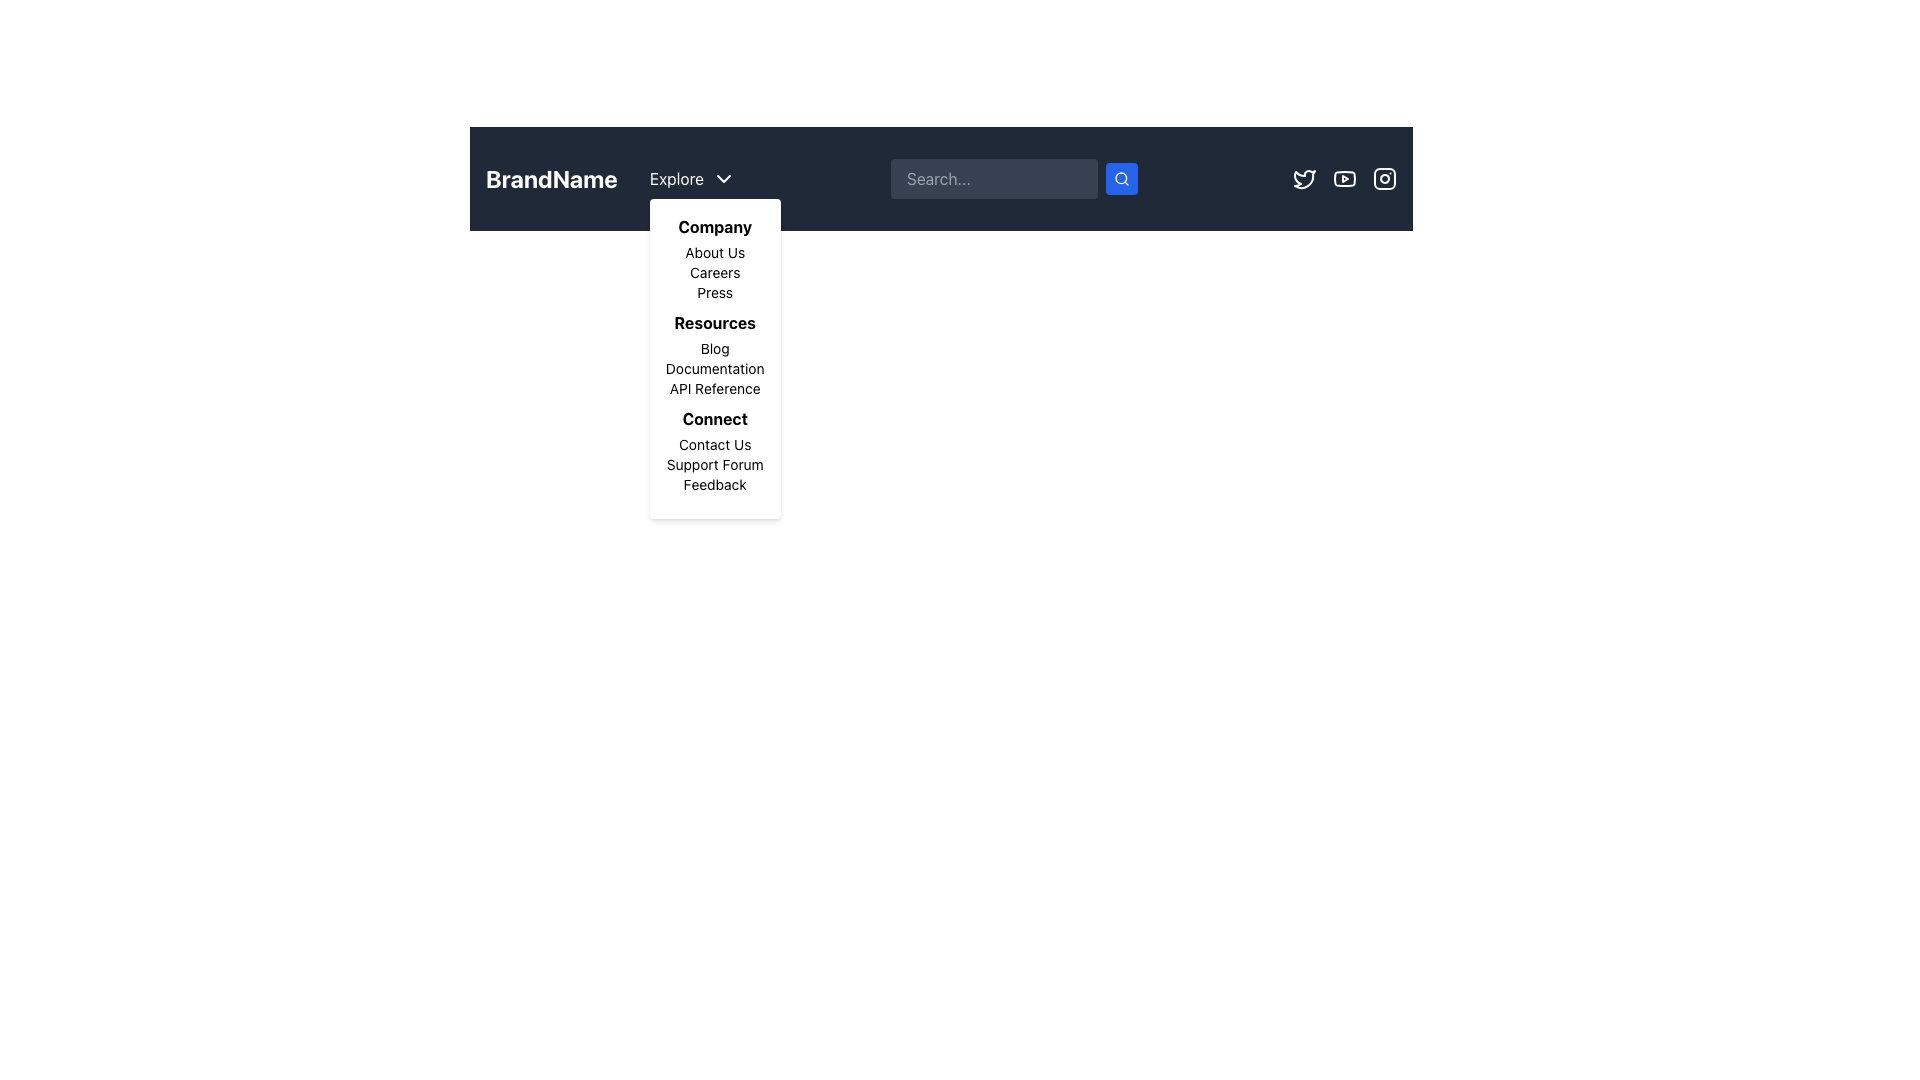 This screenshot has width=1920, height=1080. Describe the element at coordinates (1305, 177) in the screenshot. I see `the Twitter icon button located in the top-right corner of the dark navigation bar, which is styled as a vector graphic bird with a sleek curved outline` at that location.